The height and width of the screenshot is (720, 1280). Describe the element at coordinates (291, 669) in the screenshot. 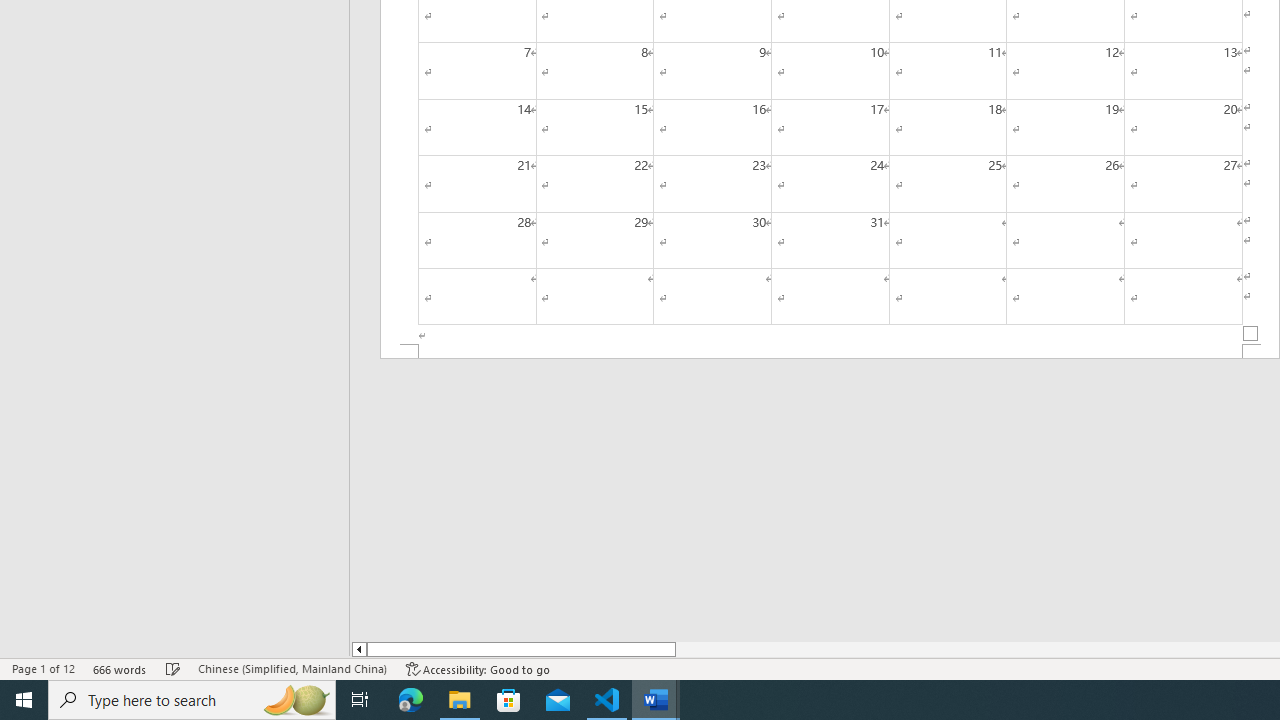

I see `'Language Chinese (Simplified, Mainland China)'` at that location.